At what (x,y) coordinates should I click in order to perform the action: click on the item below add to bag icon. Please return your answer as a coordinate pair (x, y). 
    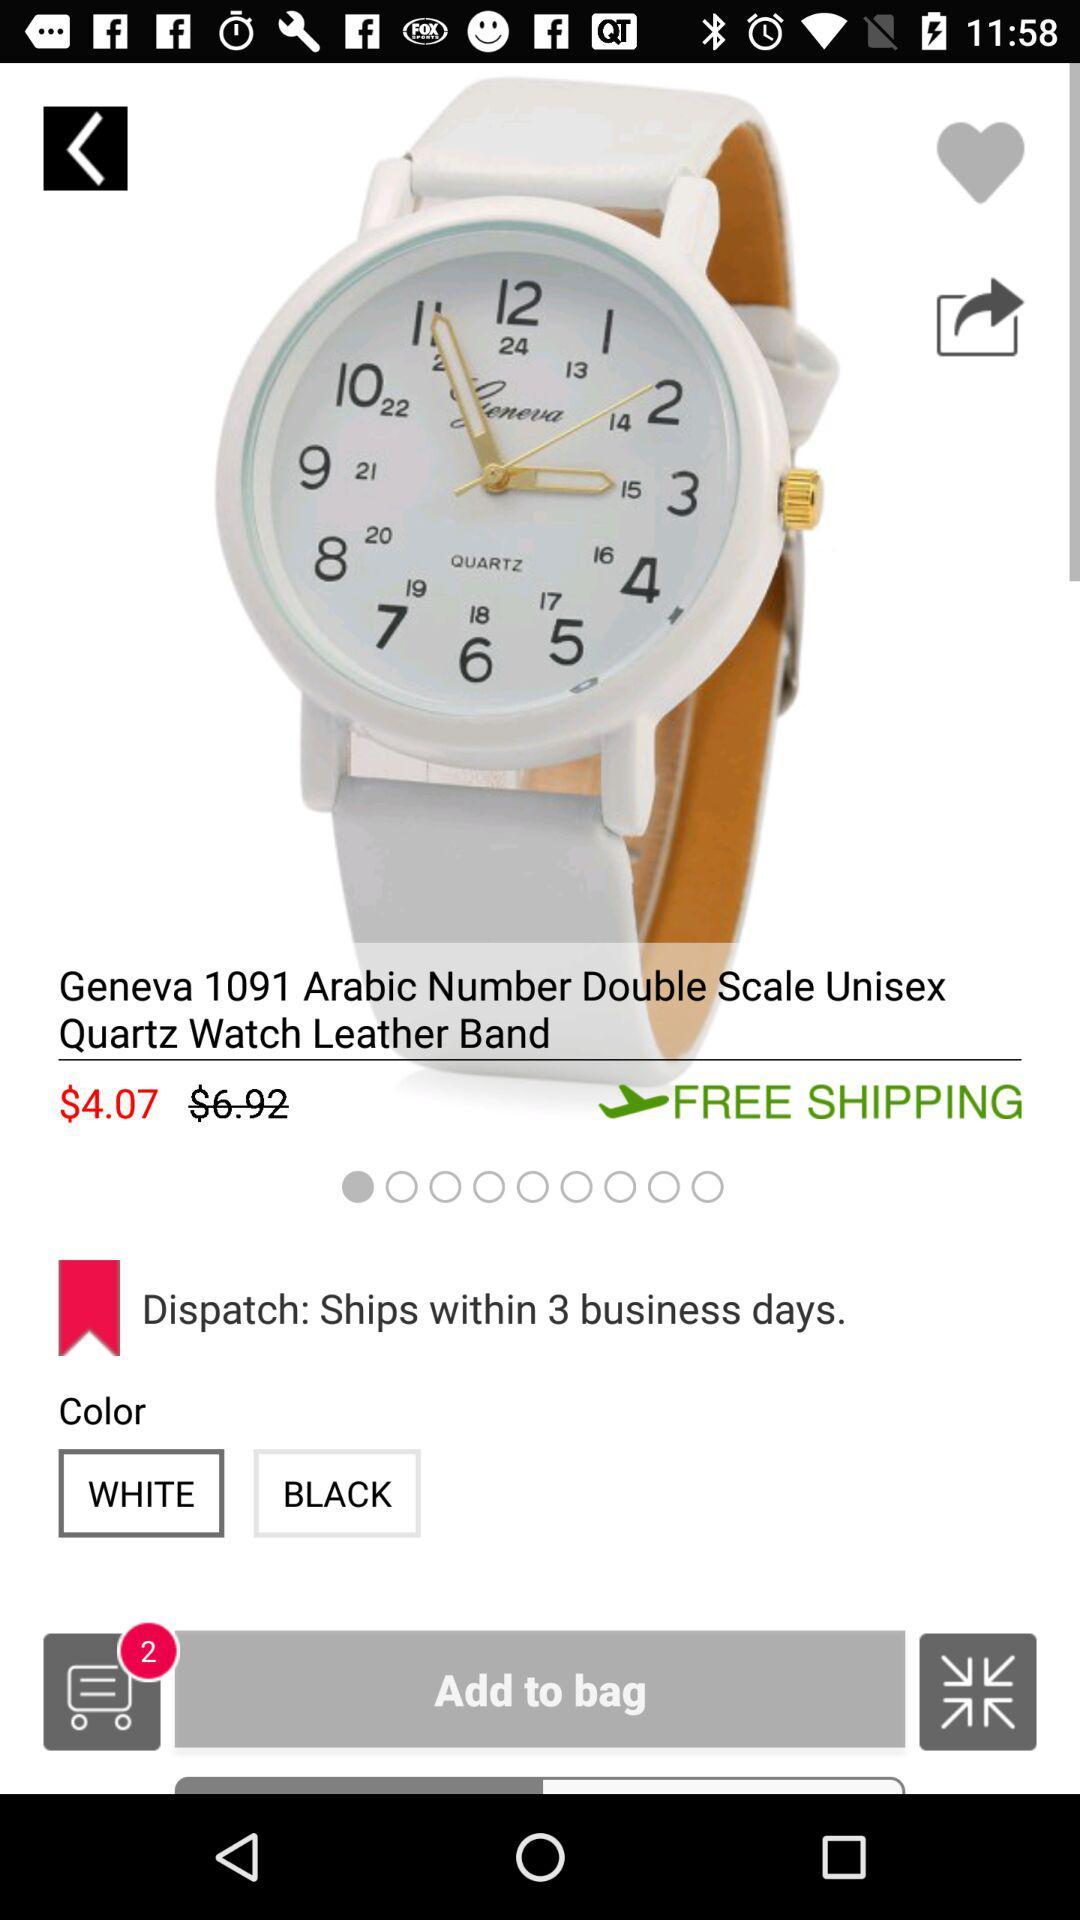
    Looking at the image, I should click on (356, 1785).